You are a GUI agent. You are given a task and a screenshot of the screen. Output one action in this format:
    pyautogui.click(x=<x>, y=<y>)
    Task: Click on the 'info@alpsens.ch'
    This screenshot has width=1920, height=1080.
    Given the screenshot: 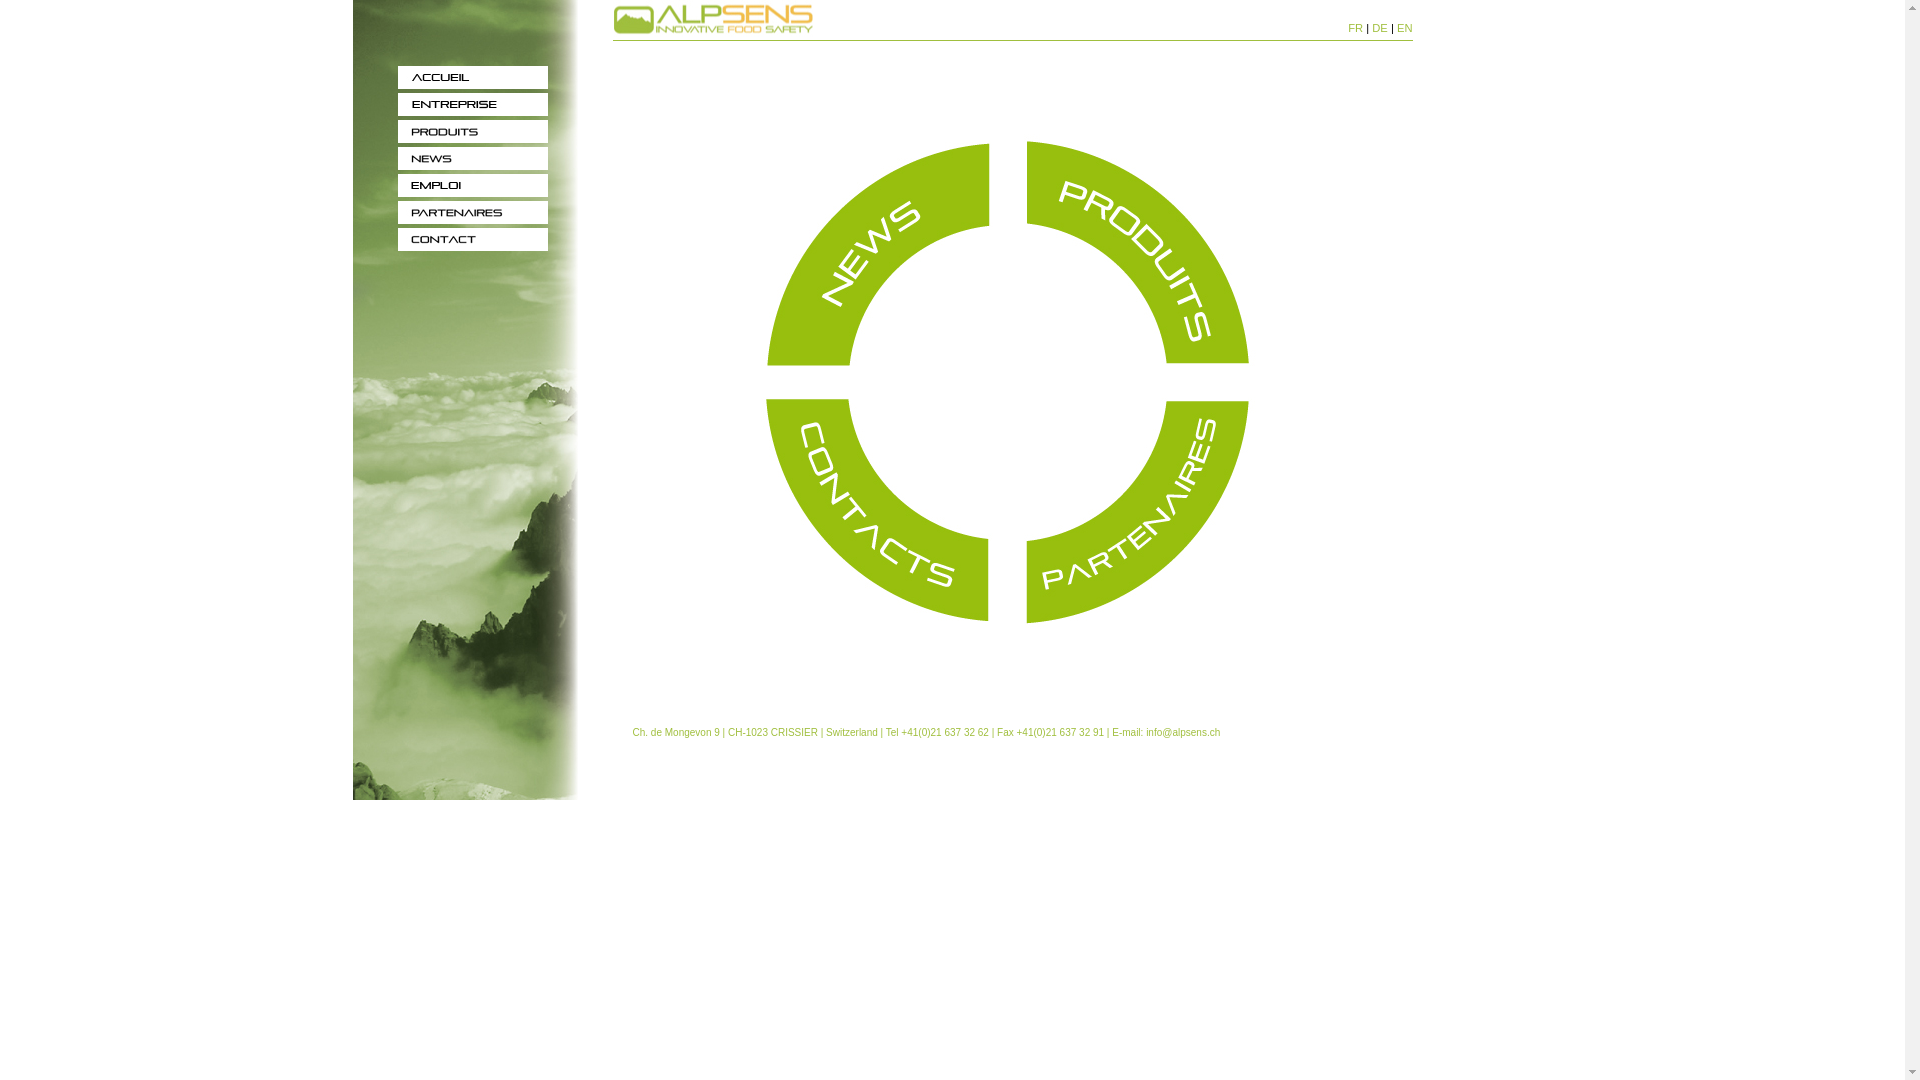 What is the action you would take?
    pyautogui.click(x=1182, y=732)
    